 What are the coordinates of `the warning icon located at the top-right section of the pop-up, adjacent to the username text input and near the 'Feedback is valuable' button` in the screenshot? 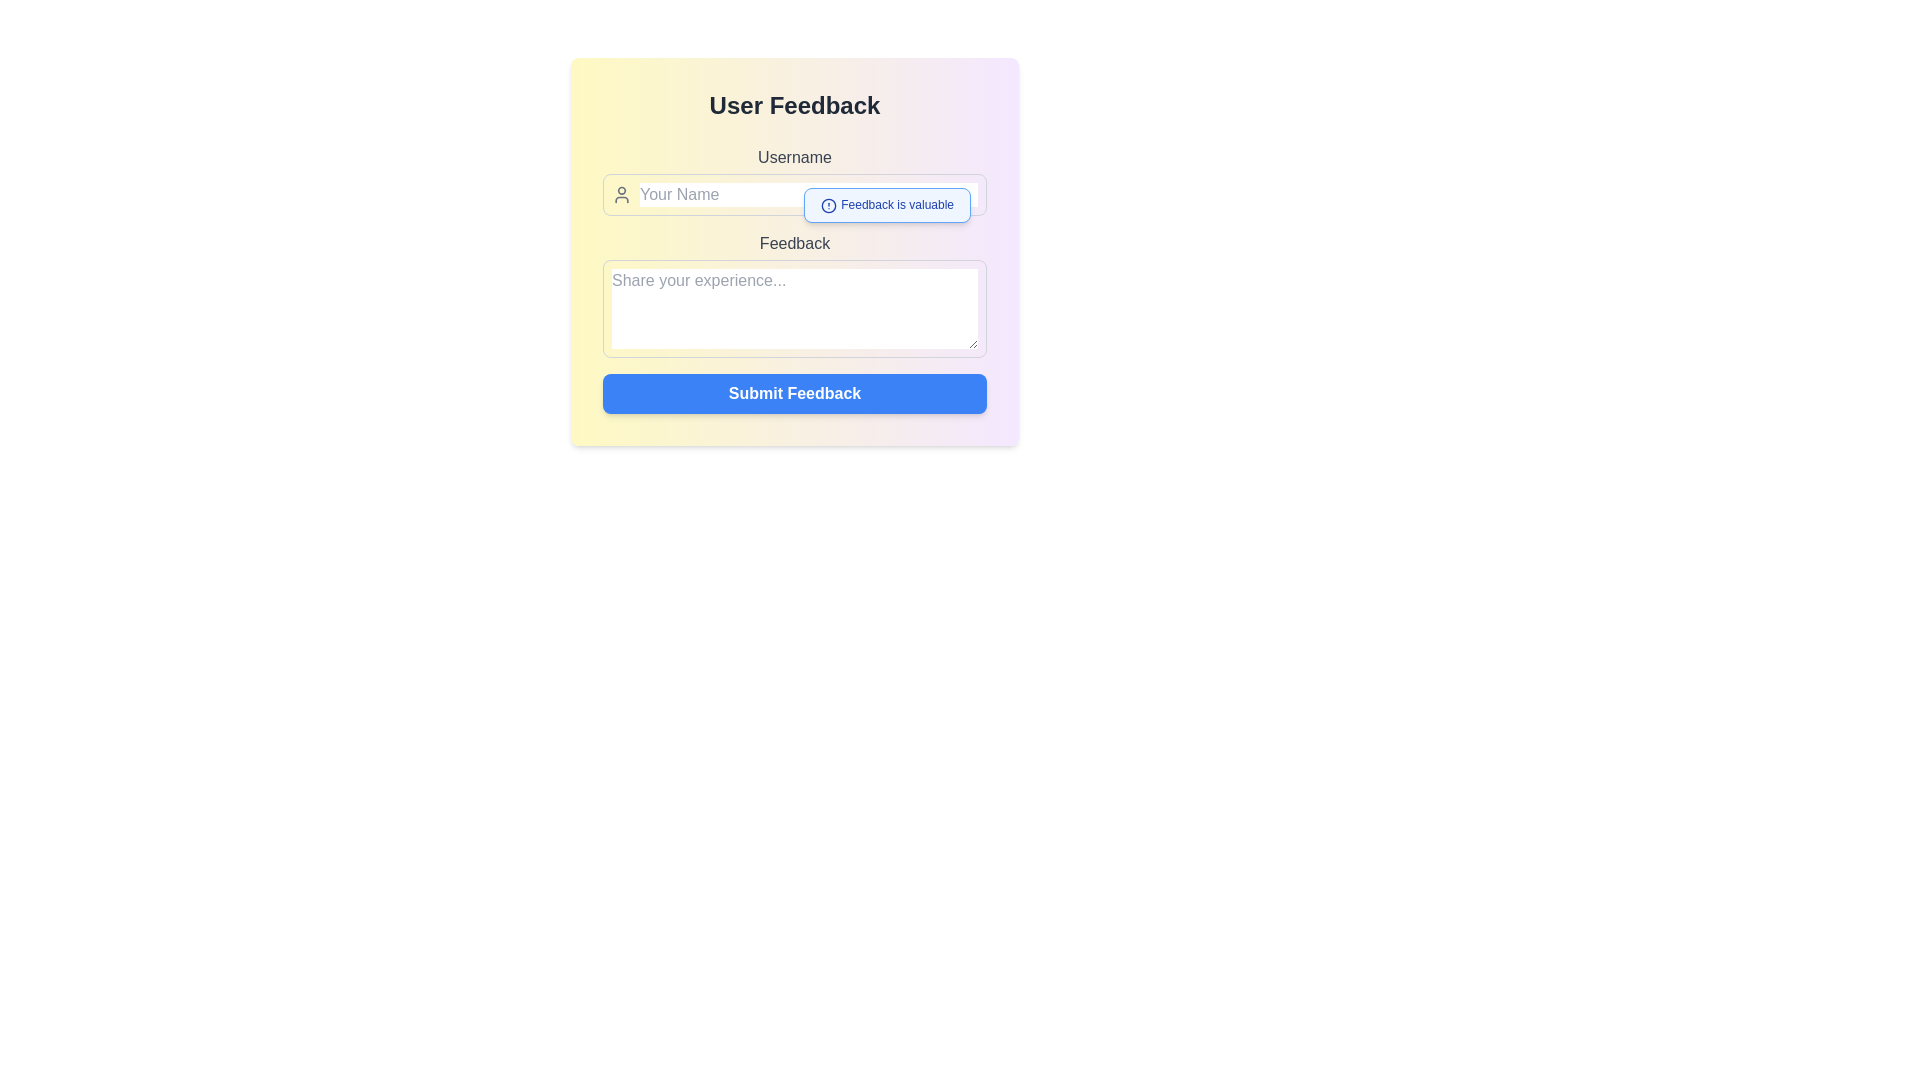 It's located at (829, 205).